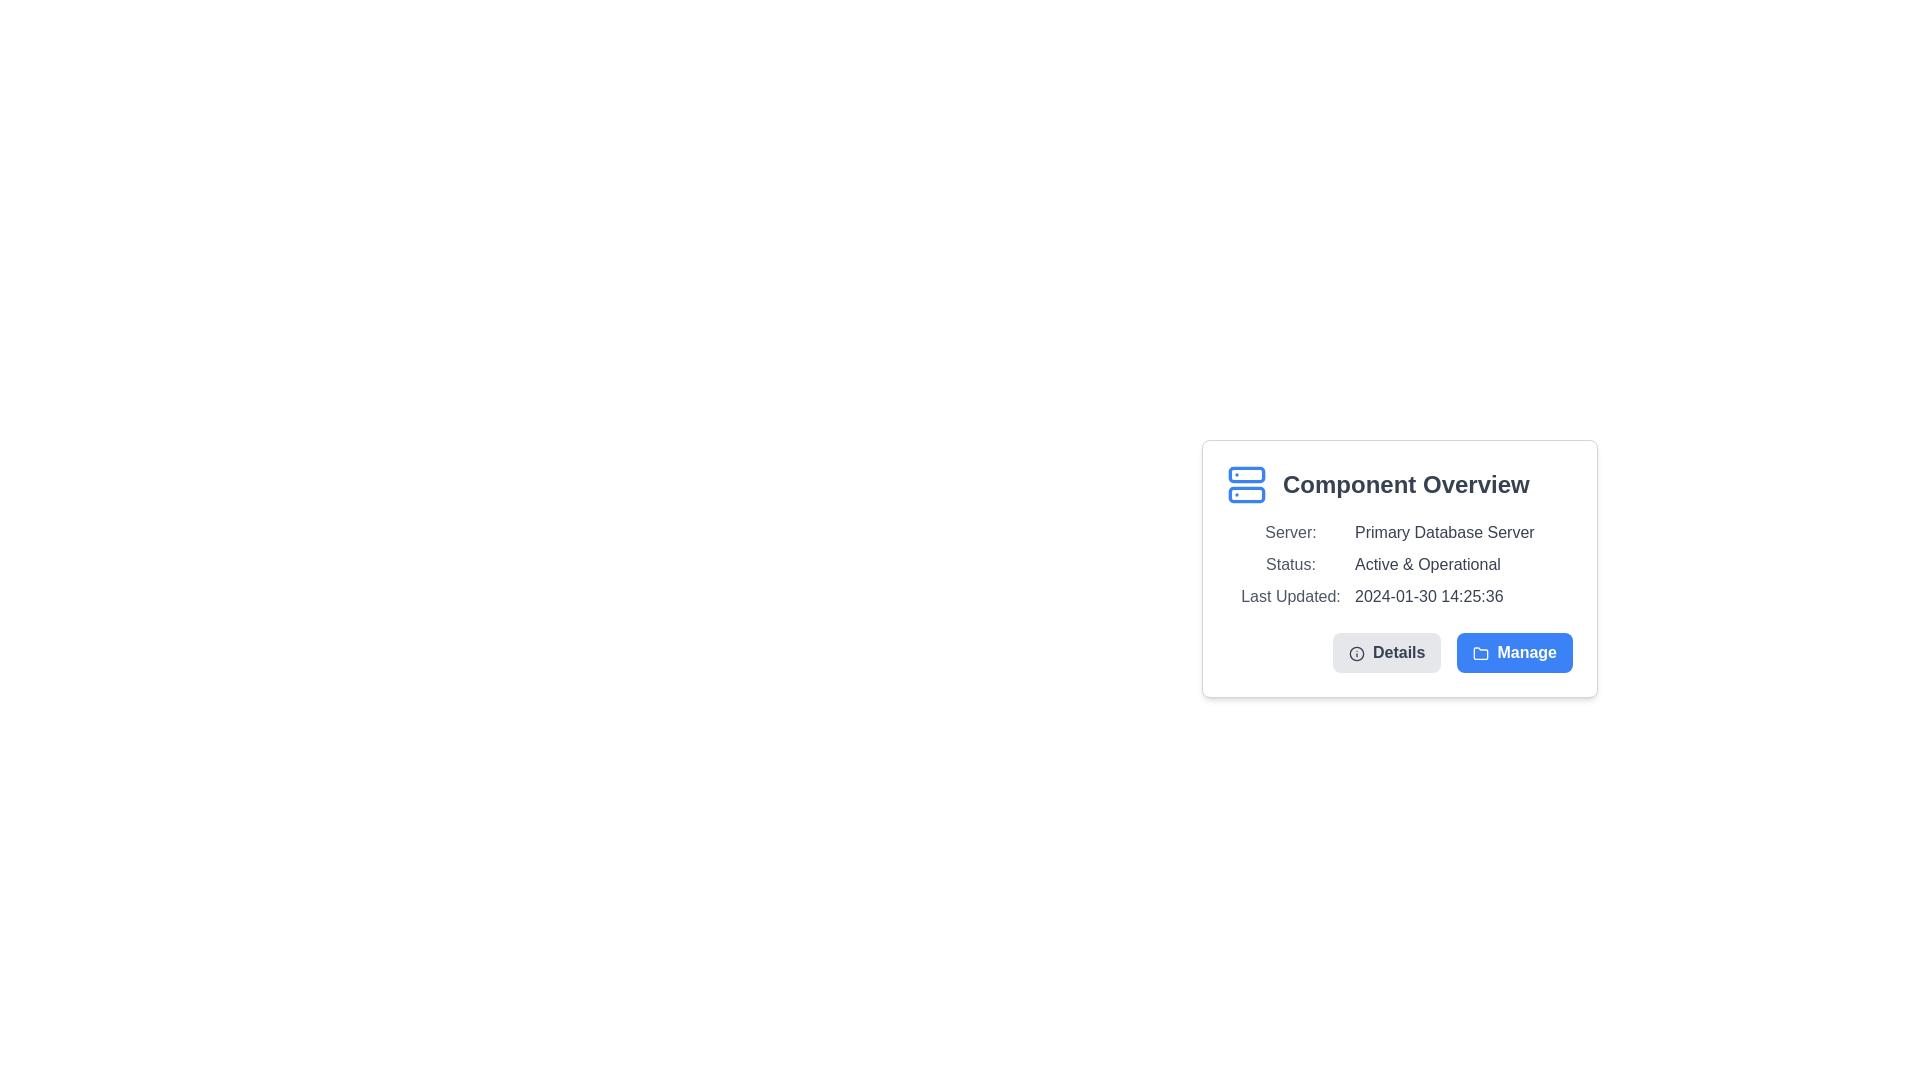  What do you see at coordinates (1246, 474) in the screenshot?
I see `the upper-left rectangular component of the server icon in the 'Component Overview' card, which is the first of two stacked rectangles` at bounding box center [1246, 474].